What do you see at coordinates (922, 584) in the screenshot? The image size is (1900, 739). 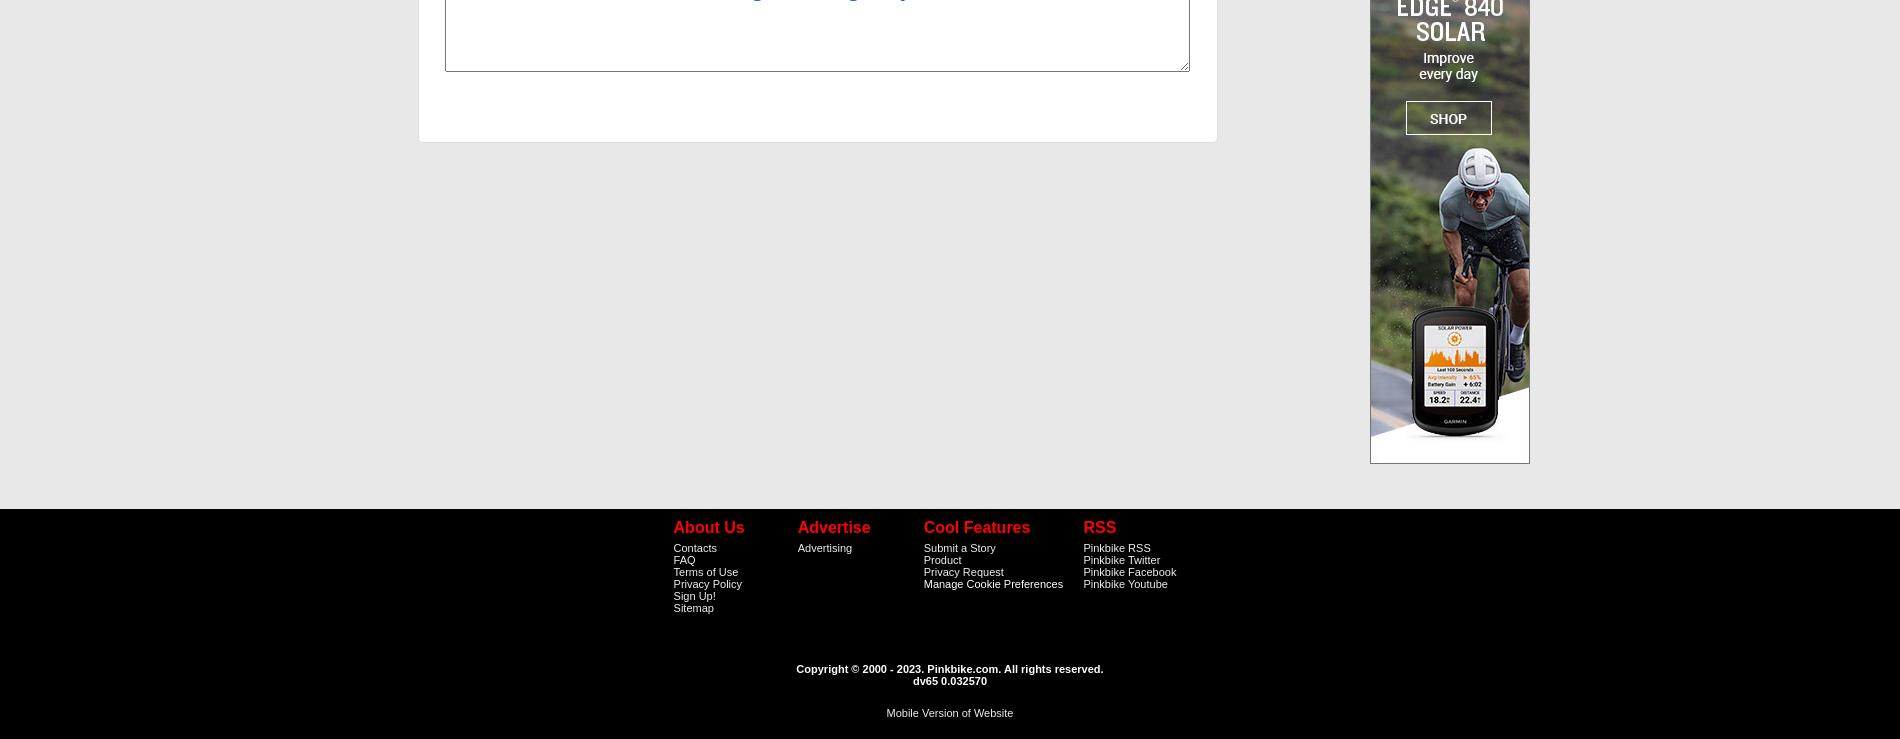 I see `'Manage Cookie Preferences'` at bounding box center [922, 584].